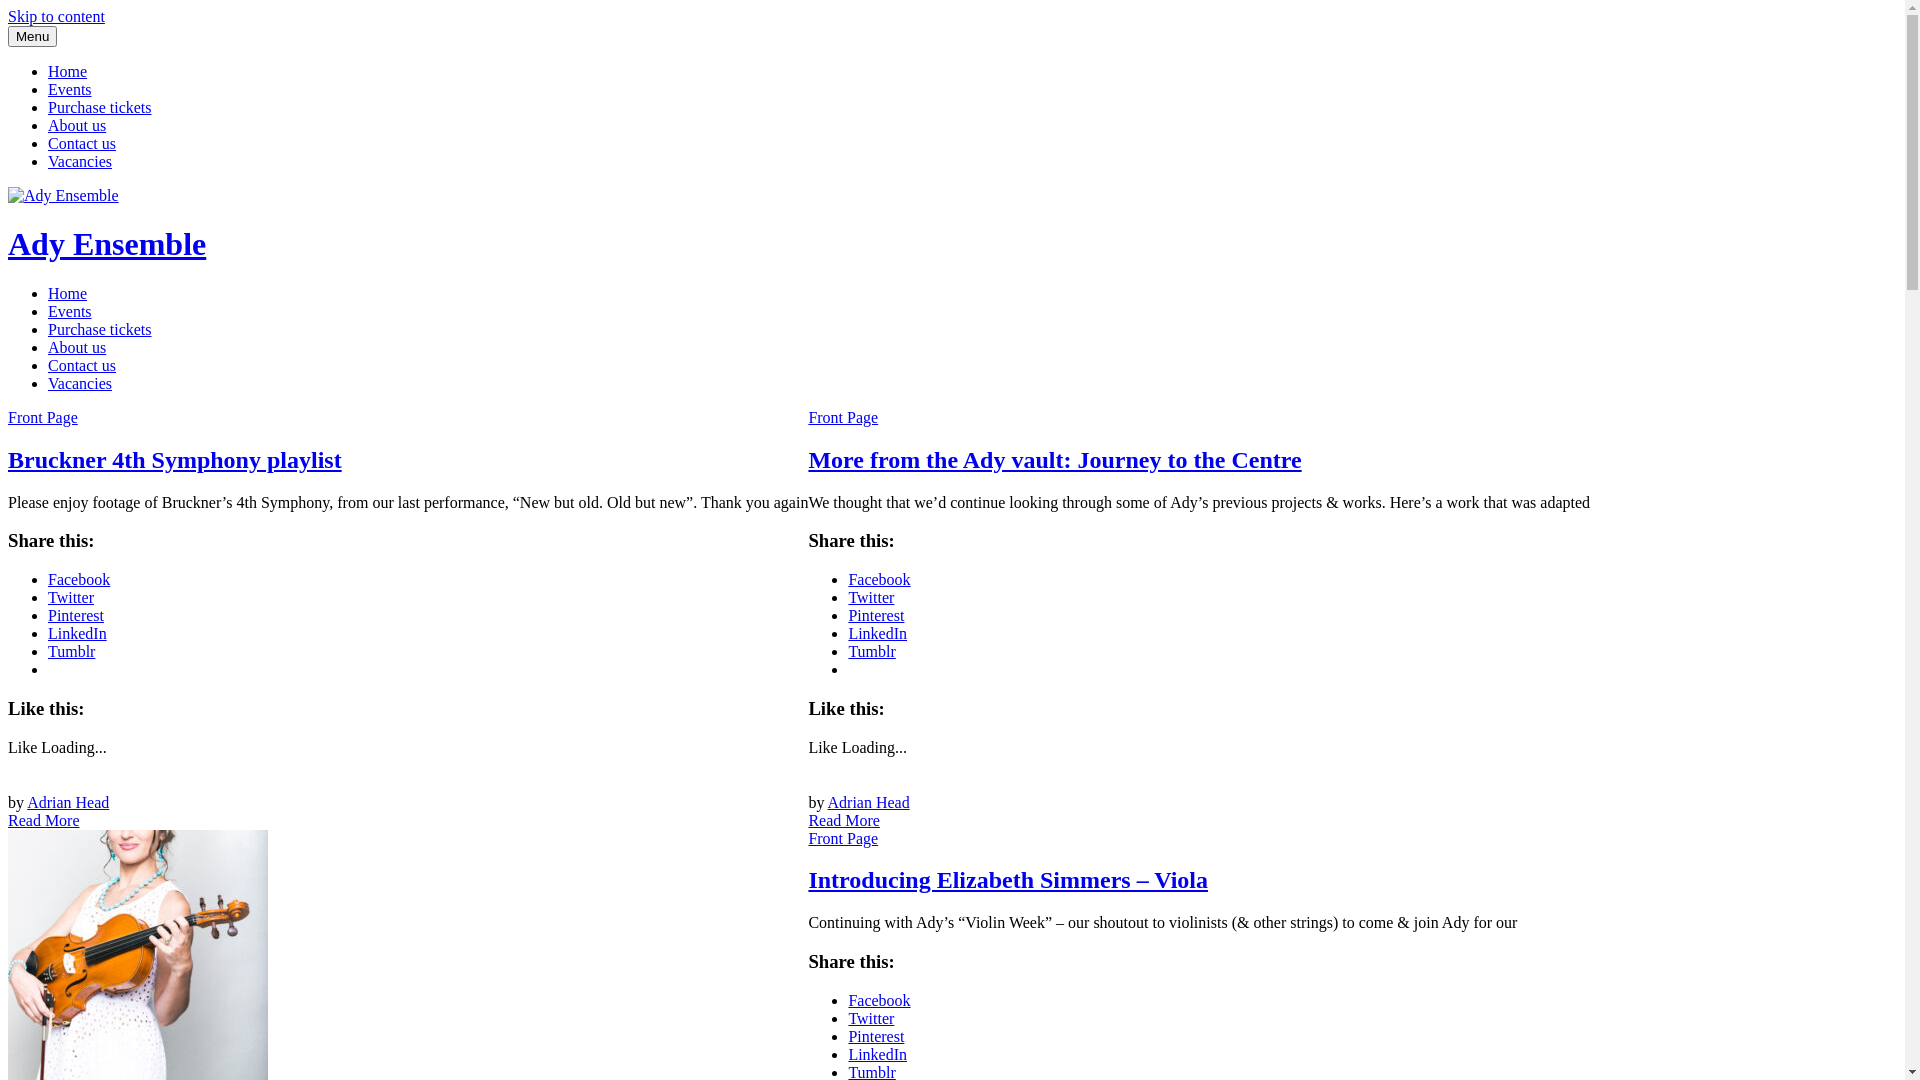 The width and height of the screenshot is (1920, 1080). I want to click on 'Facebook', so click(78, 579).